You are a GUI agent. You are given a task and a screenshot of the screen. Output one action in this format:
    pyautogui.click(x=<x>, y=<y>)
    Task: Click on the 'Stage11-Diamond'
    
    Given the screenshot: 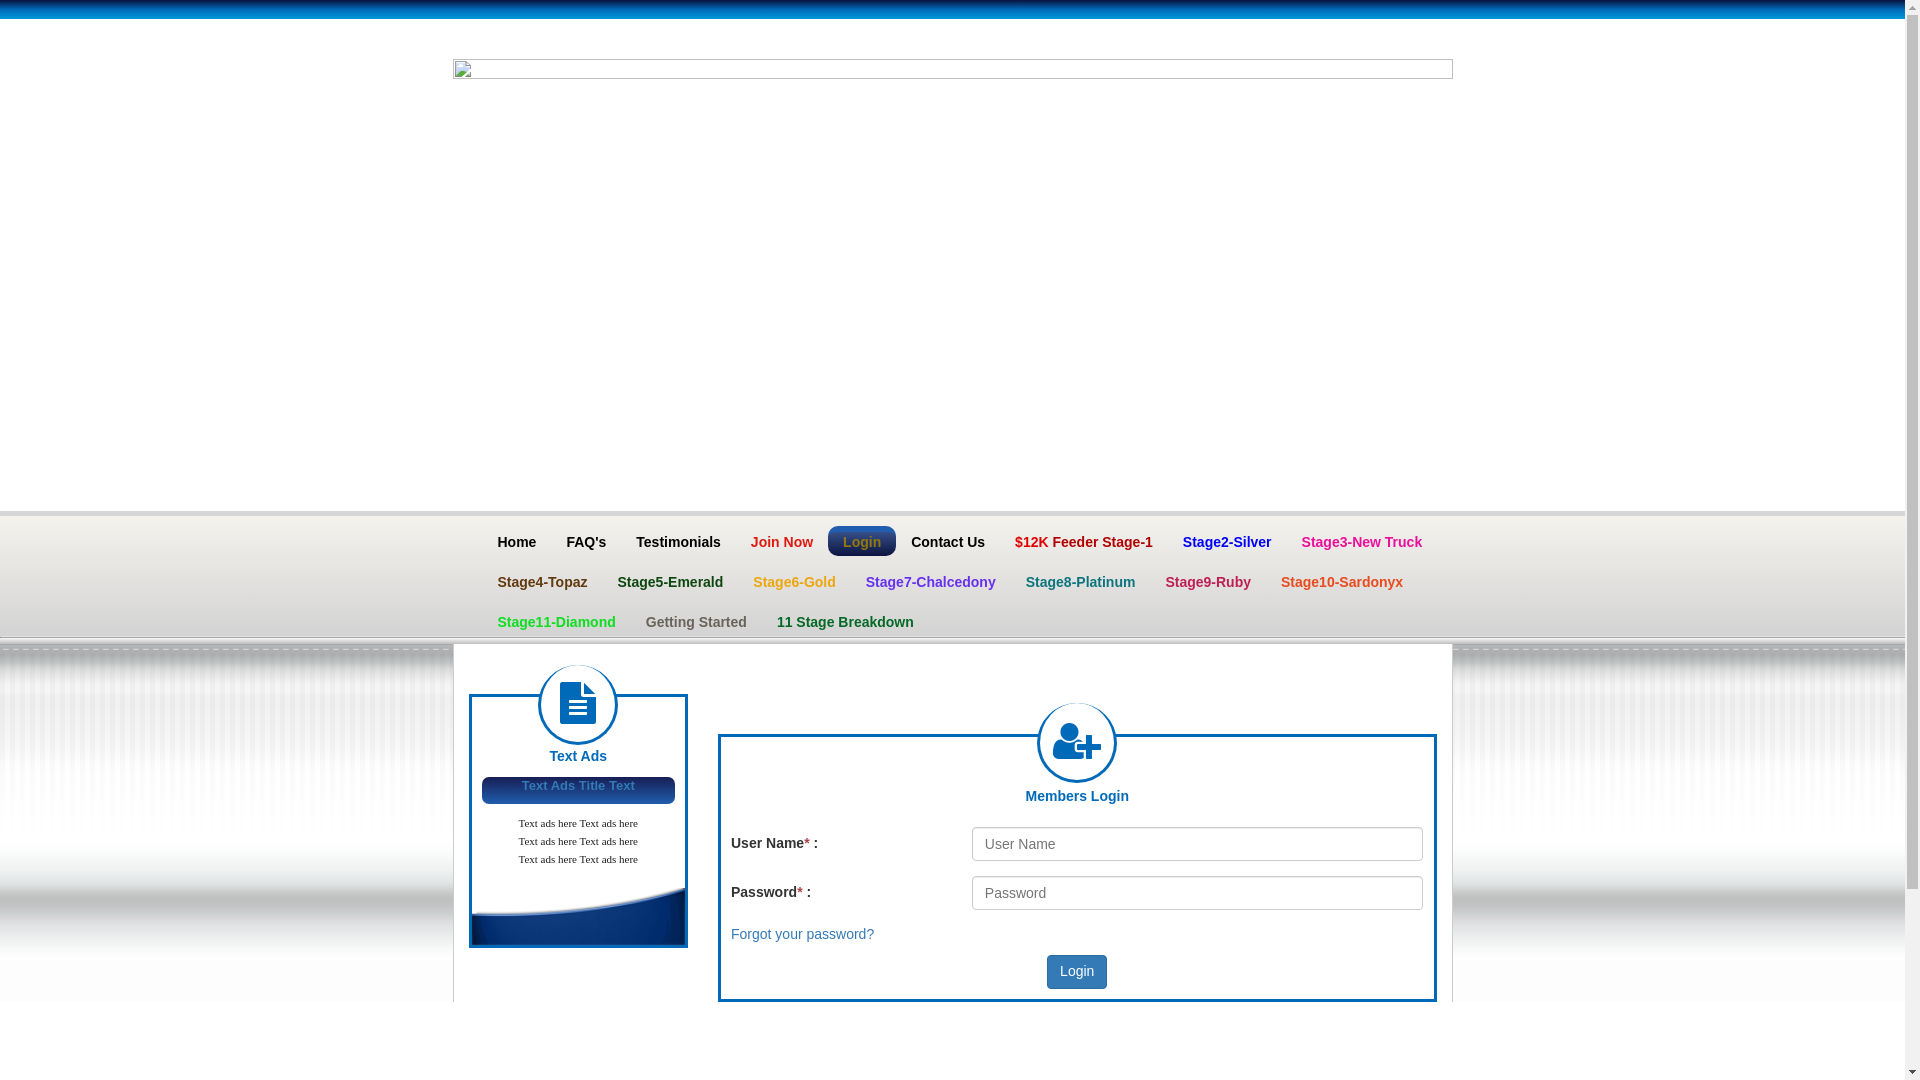 What is the action you would take?
    pyautogui.click(x=556, y=620)
    